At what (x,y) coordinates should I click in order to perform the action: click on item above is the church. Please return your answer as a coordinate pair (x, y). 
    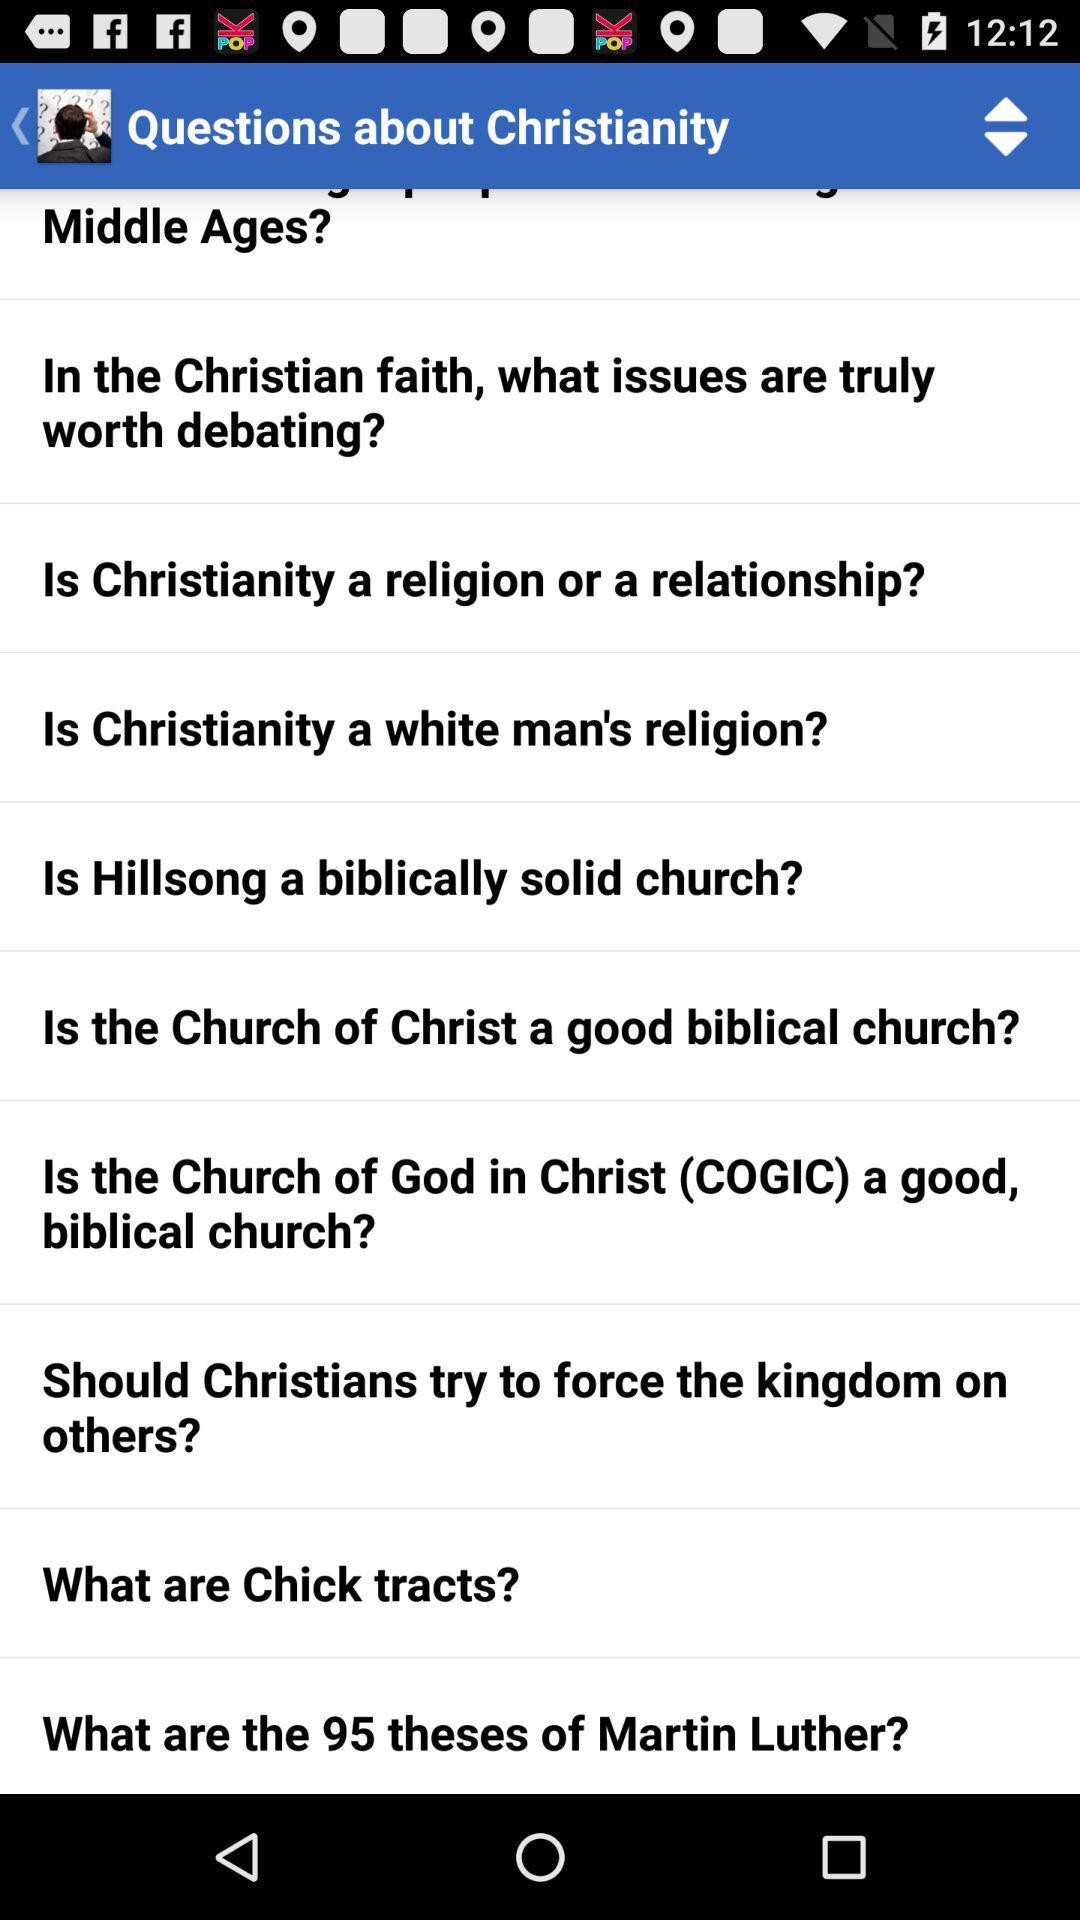
    Looking at the image, I should click on (540, 876).